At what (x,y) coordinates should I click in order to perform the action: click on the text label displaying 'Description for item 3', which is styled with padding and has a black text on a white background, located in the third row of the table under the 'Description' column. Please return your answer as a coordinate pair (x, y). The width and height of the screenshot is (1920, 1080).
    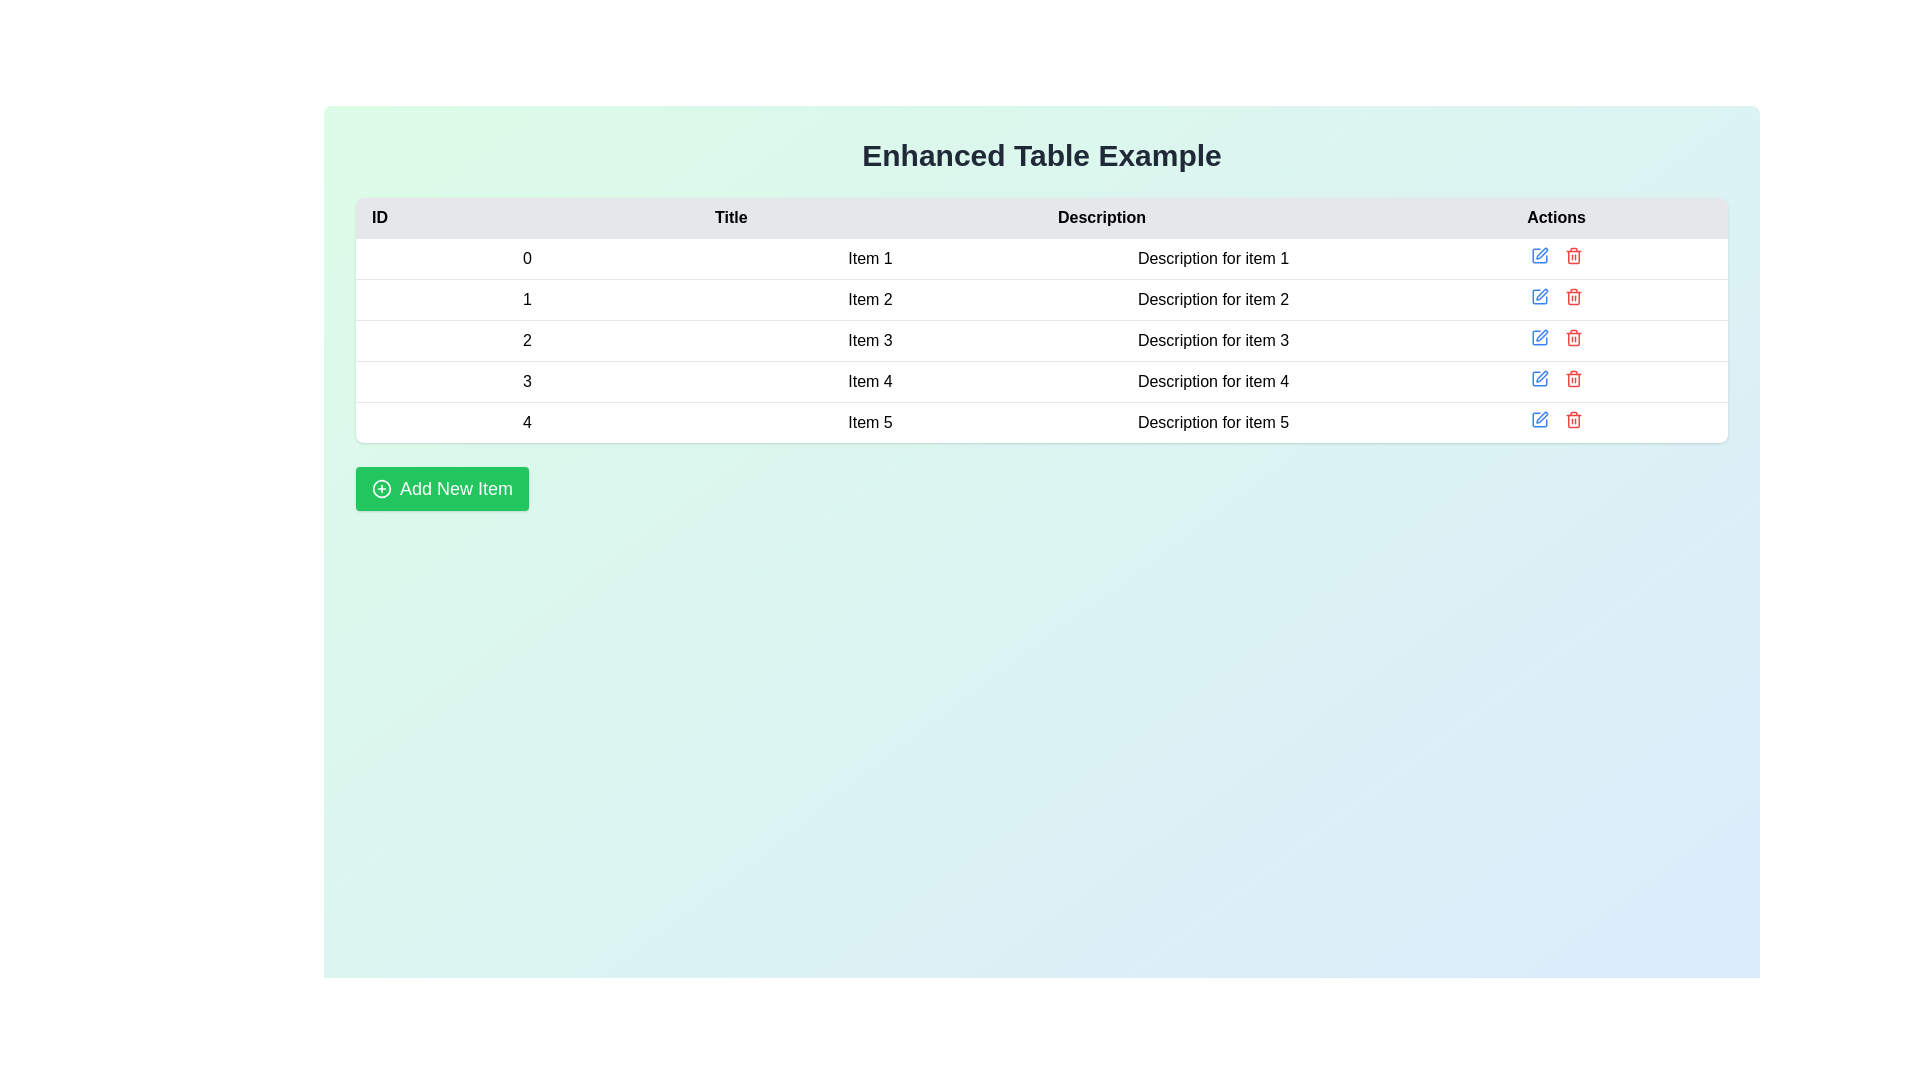
    Looking at the image, I should click on (1212, 339).